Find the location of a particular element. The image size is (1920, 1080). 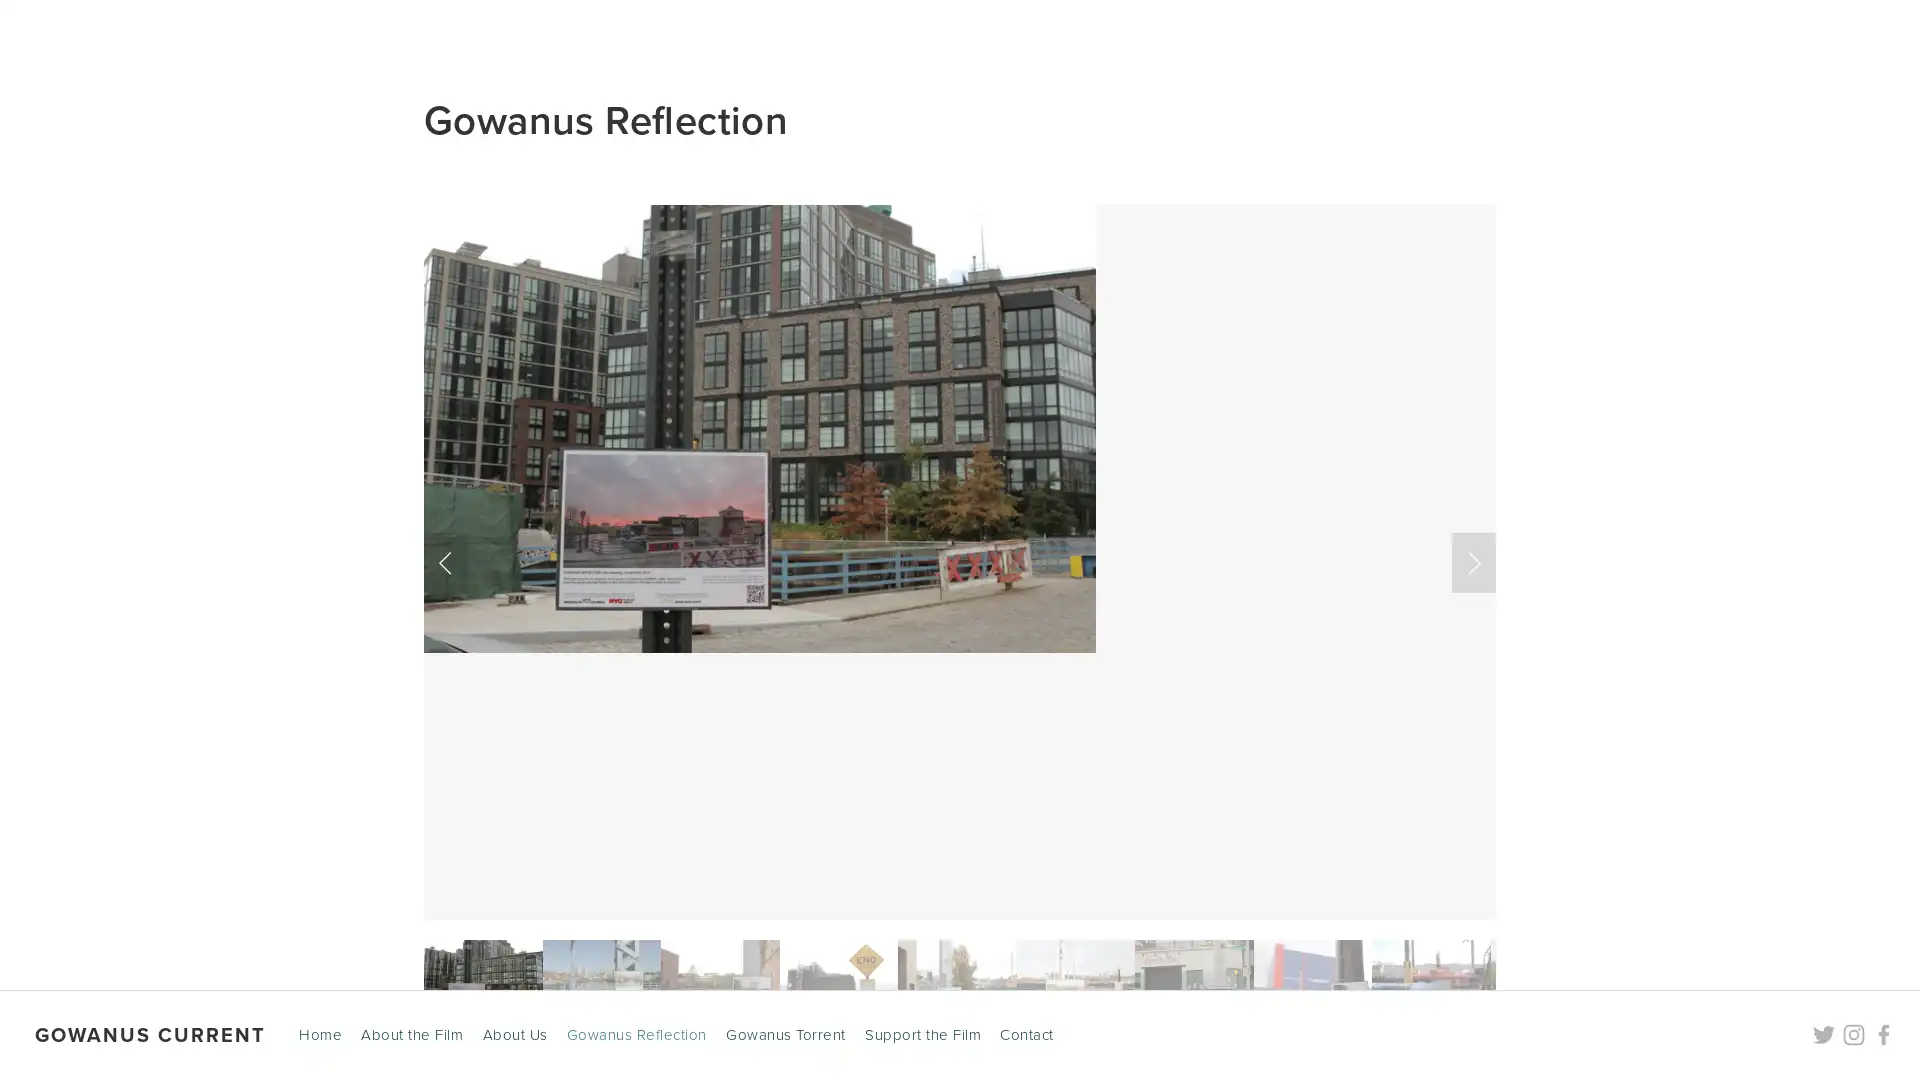

Slide 3 is located at coordinates (720, 977).